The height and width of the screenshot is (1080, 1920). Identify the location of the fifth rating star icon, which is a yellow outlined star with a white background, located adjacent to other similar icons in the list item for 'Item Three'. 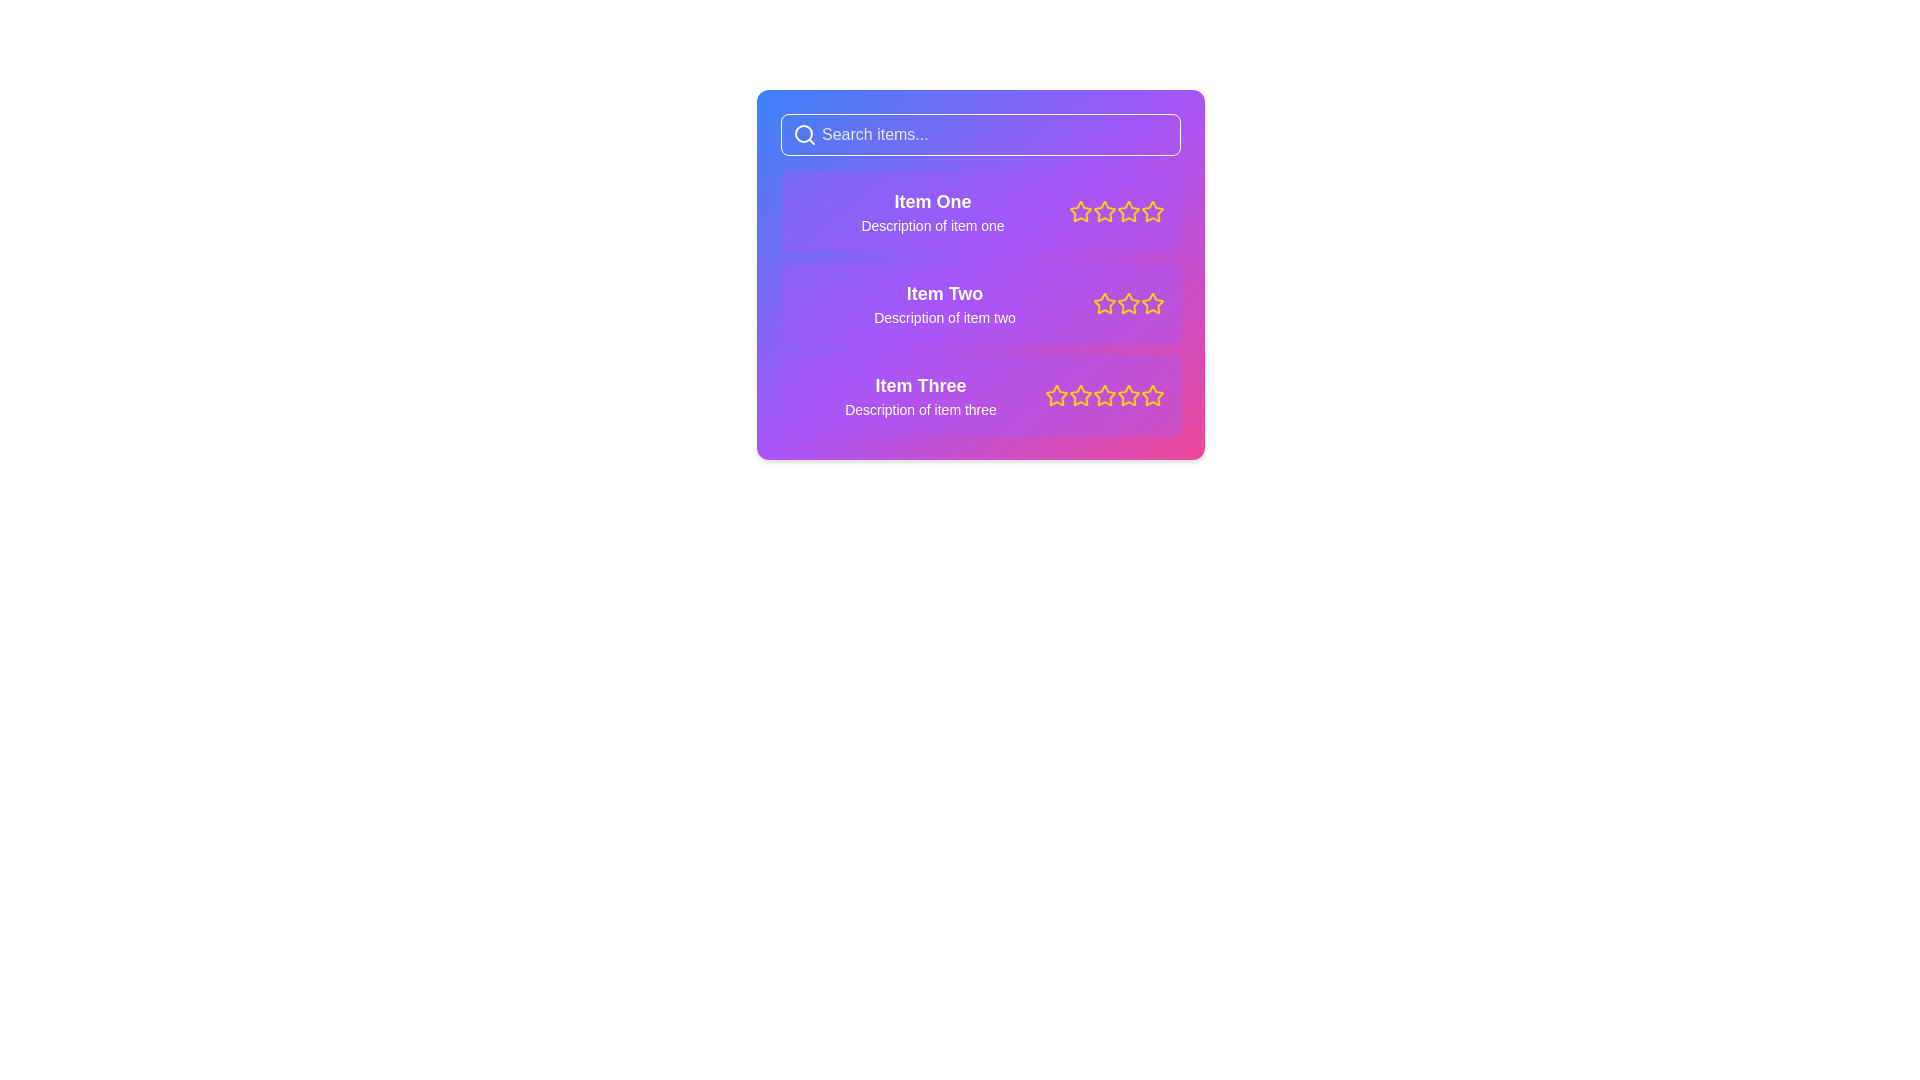
(1152, 396).